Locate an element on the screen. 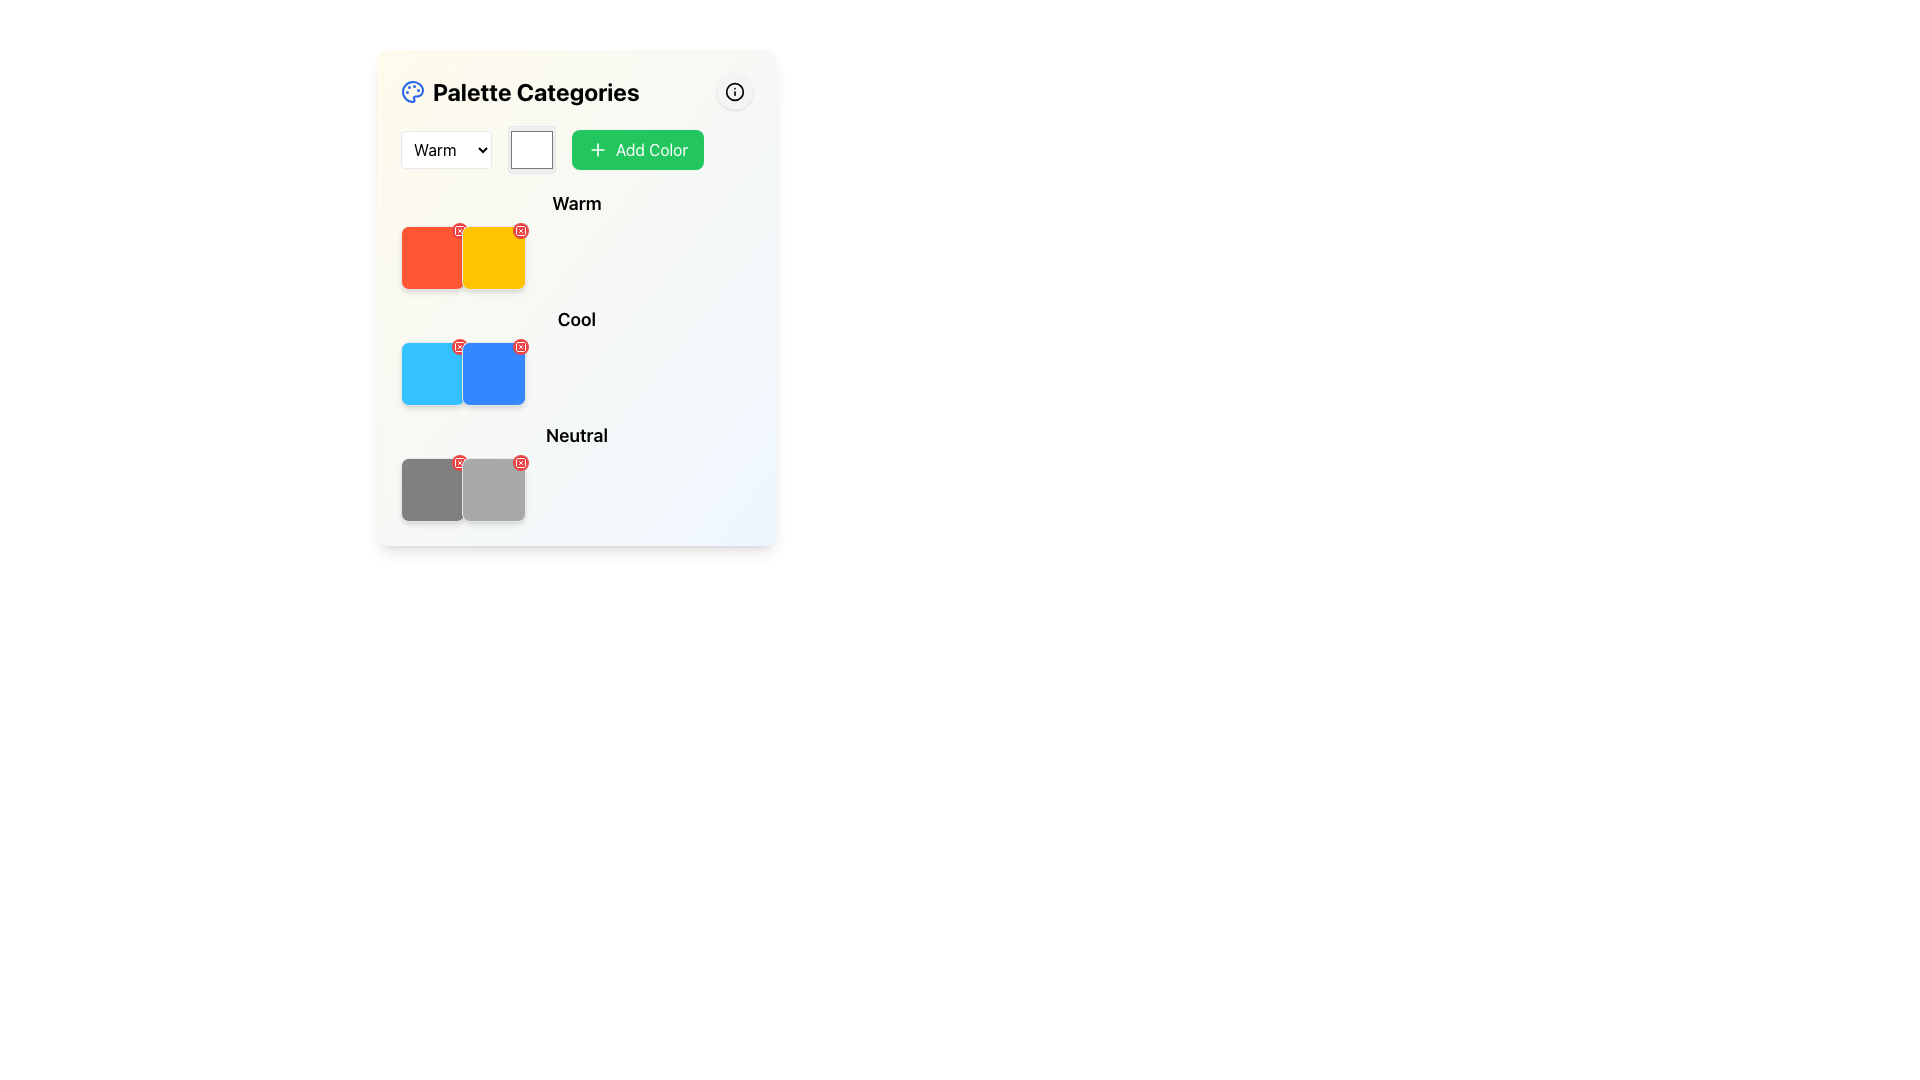  the Close Button located in the top-right corner of the red tile in the first row of the 'Warm' category is located at coordinates (459, 230).